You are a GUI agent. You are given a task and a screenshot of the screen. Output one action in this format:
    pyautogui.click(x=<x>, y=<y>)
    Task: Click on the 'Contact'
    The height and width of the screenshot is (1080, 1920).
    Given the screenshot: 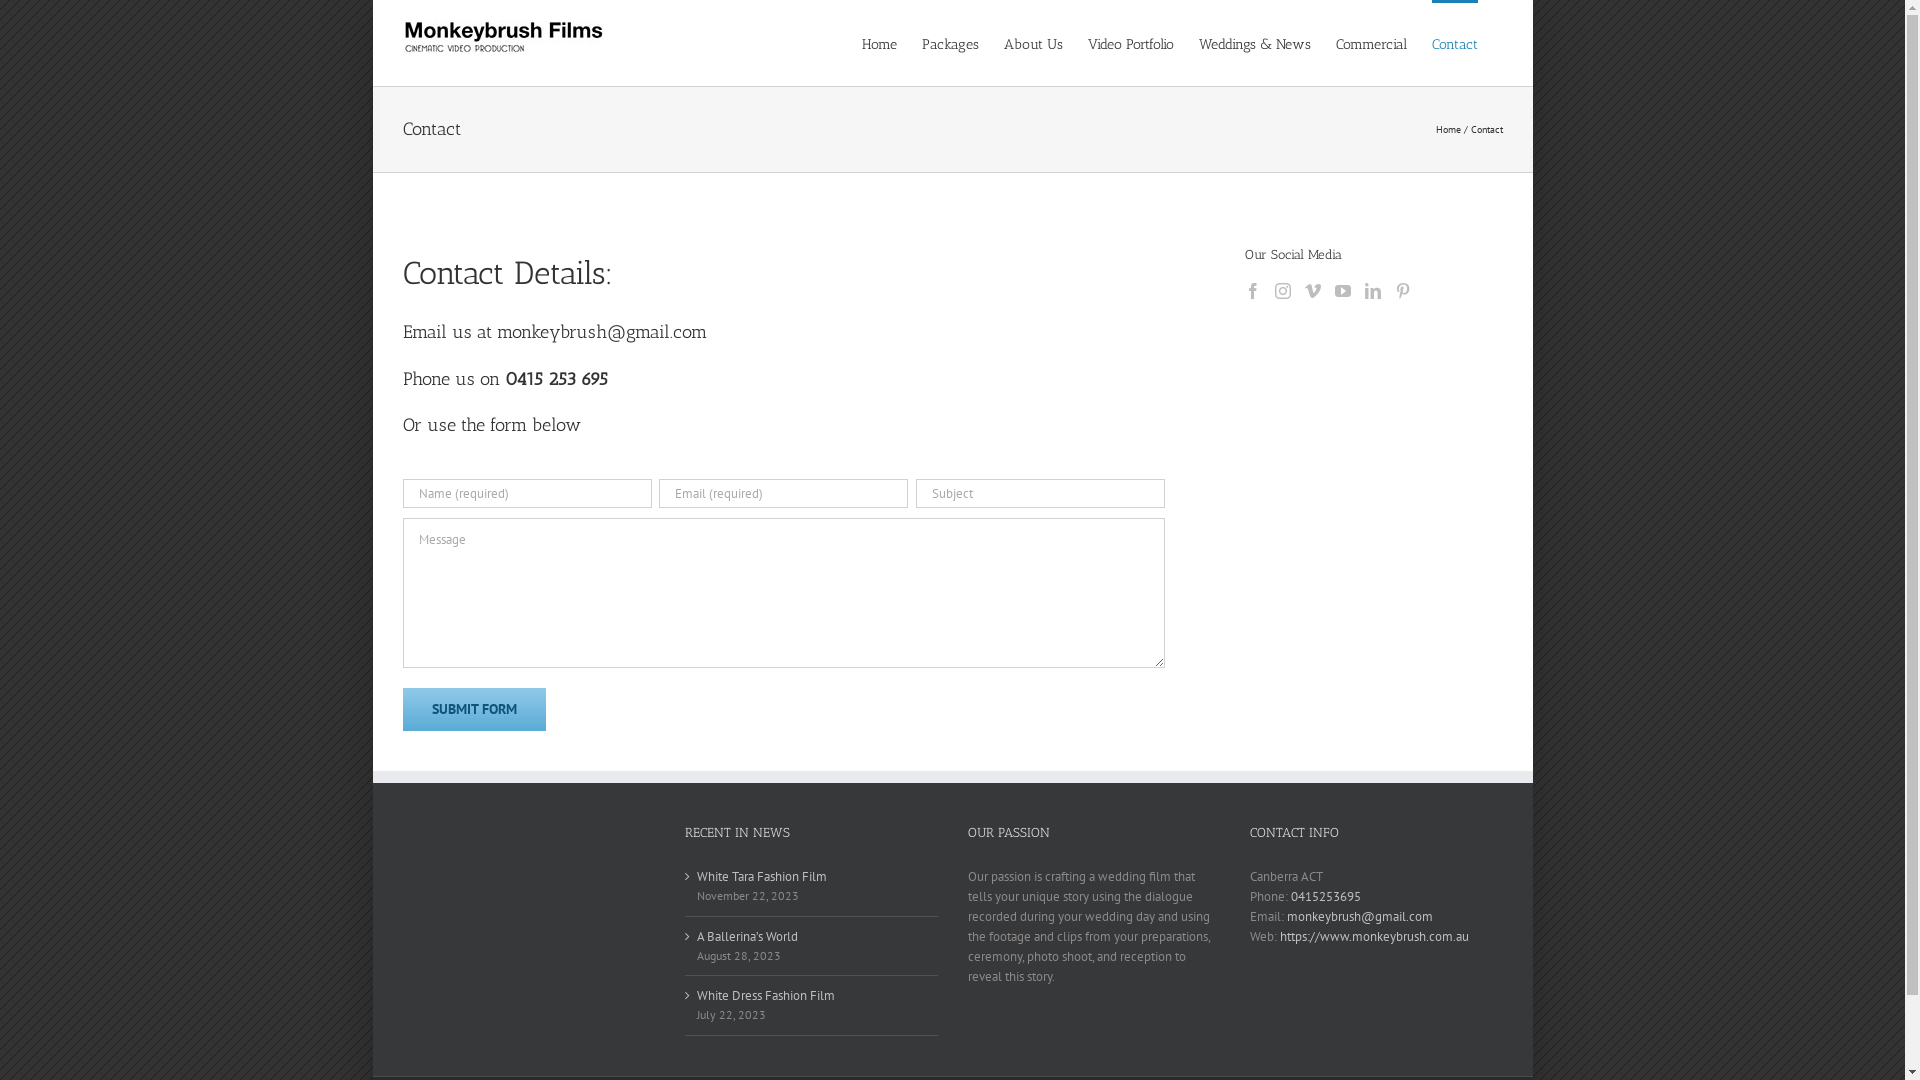 What is the action you would take?
    pyautogui.click(x=1454, y=42)
    